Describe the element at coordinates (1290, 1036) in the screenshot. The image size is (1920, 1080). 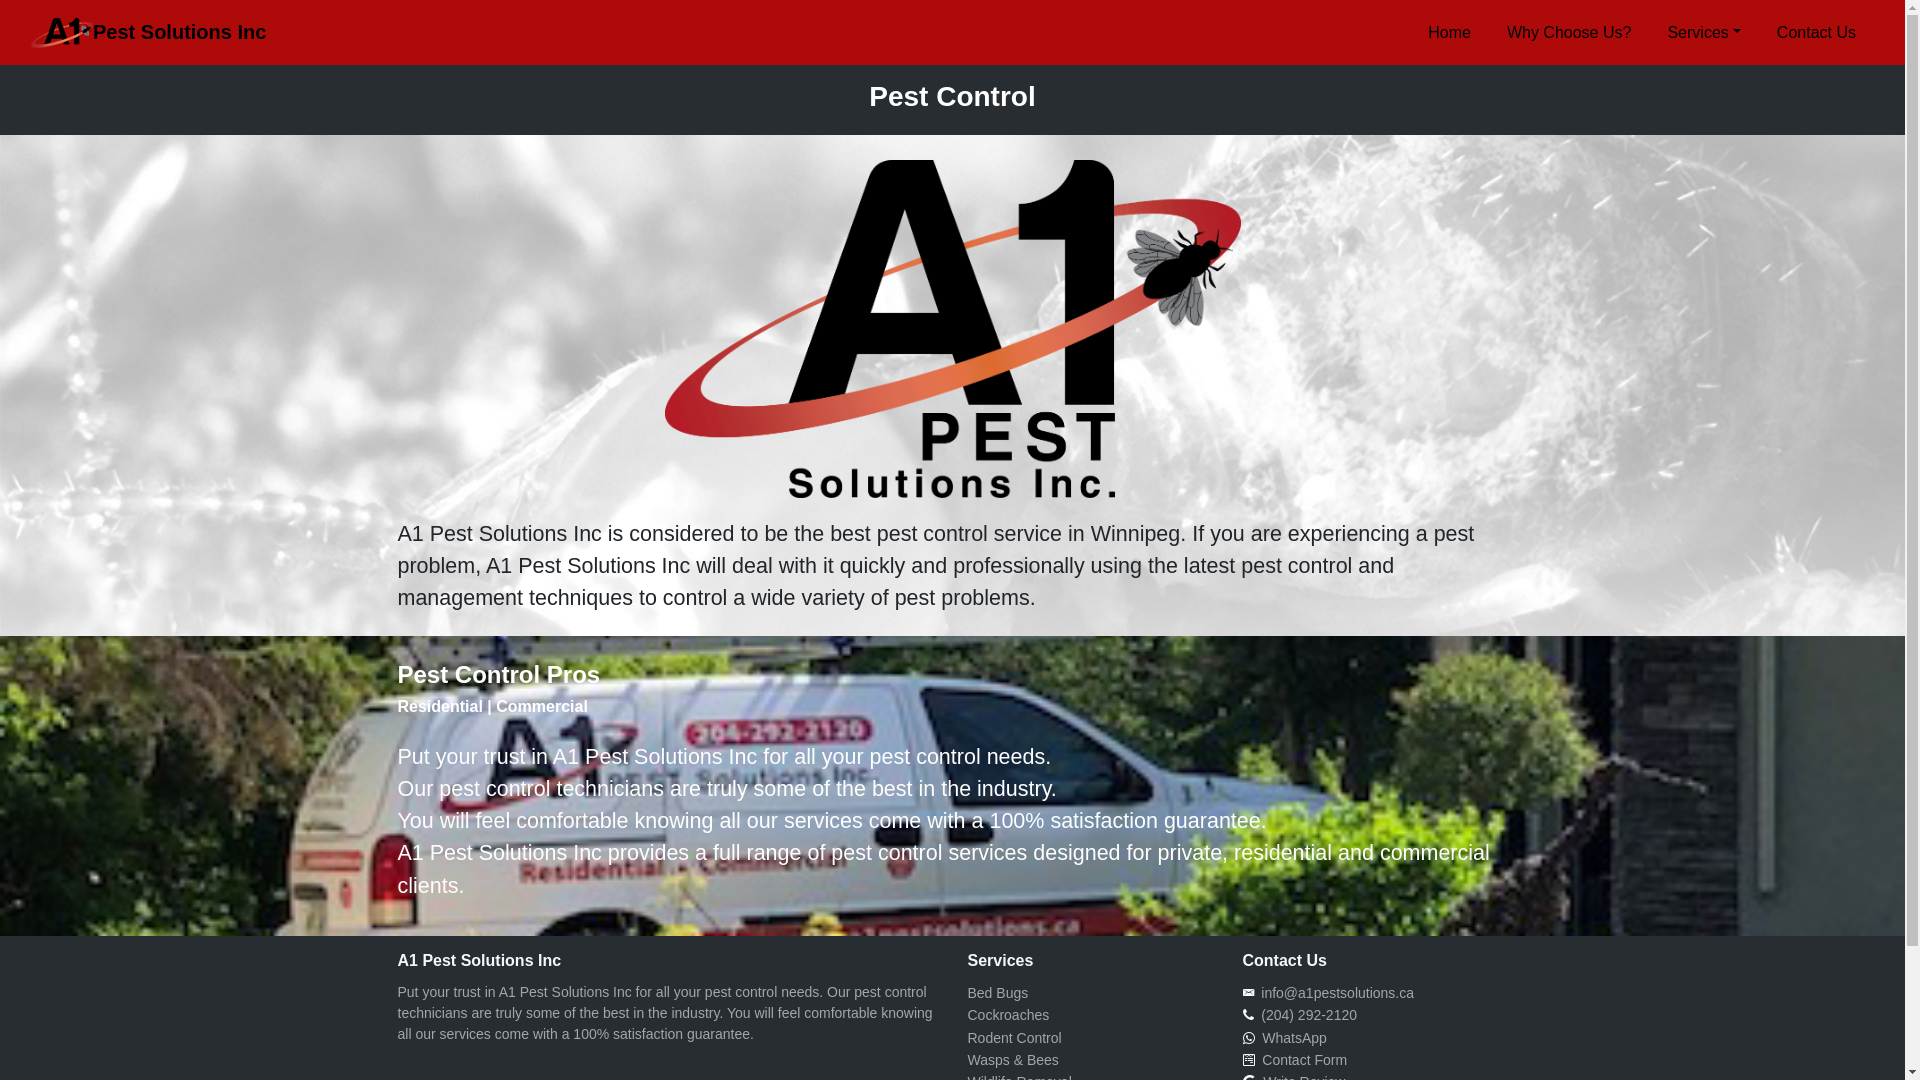
I see `'  WhatsApp'` at that location.